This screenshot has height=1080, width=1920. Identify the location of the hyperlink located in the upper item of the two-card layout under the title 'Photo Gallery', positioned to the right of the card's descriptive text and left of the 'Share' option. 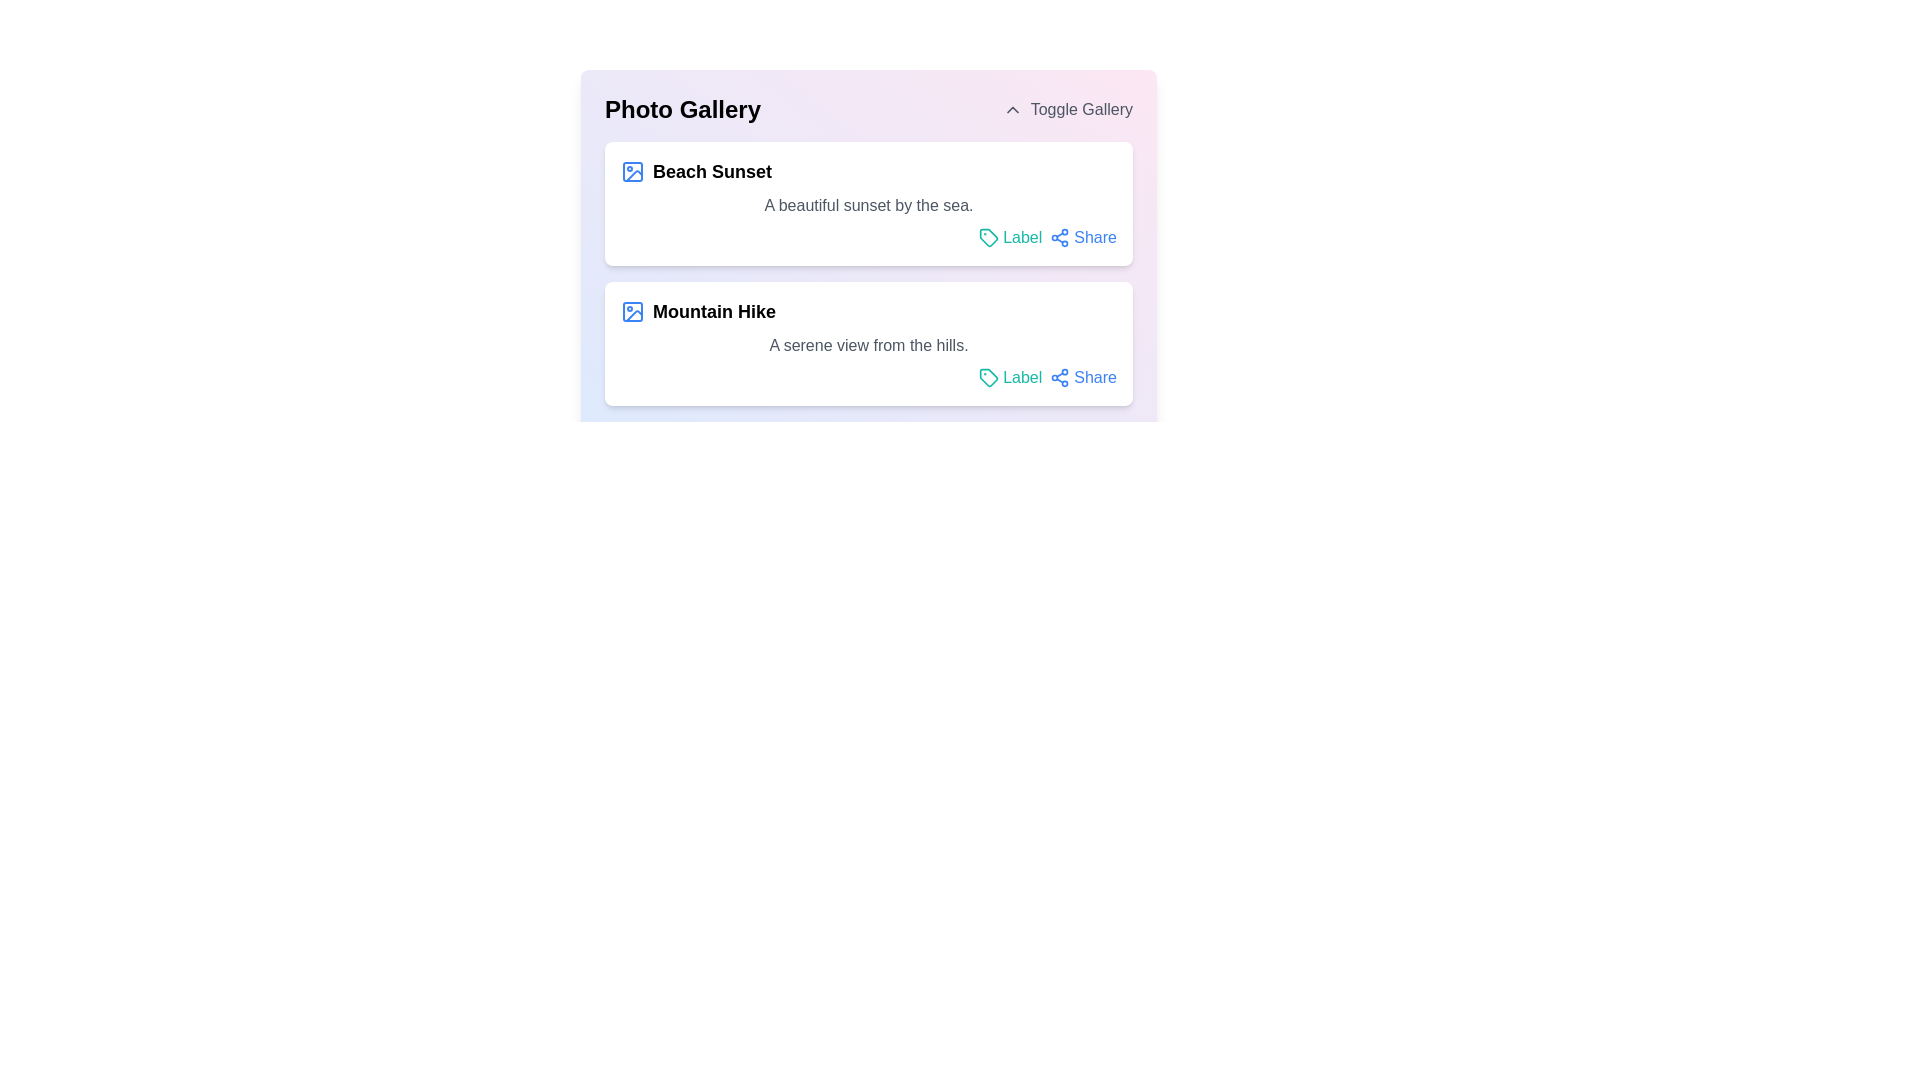
(1010, 237).